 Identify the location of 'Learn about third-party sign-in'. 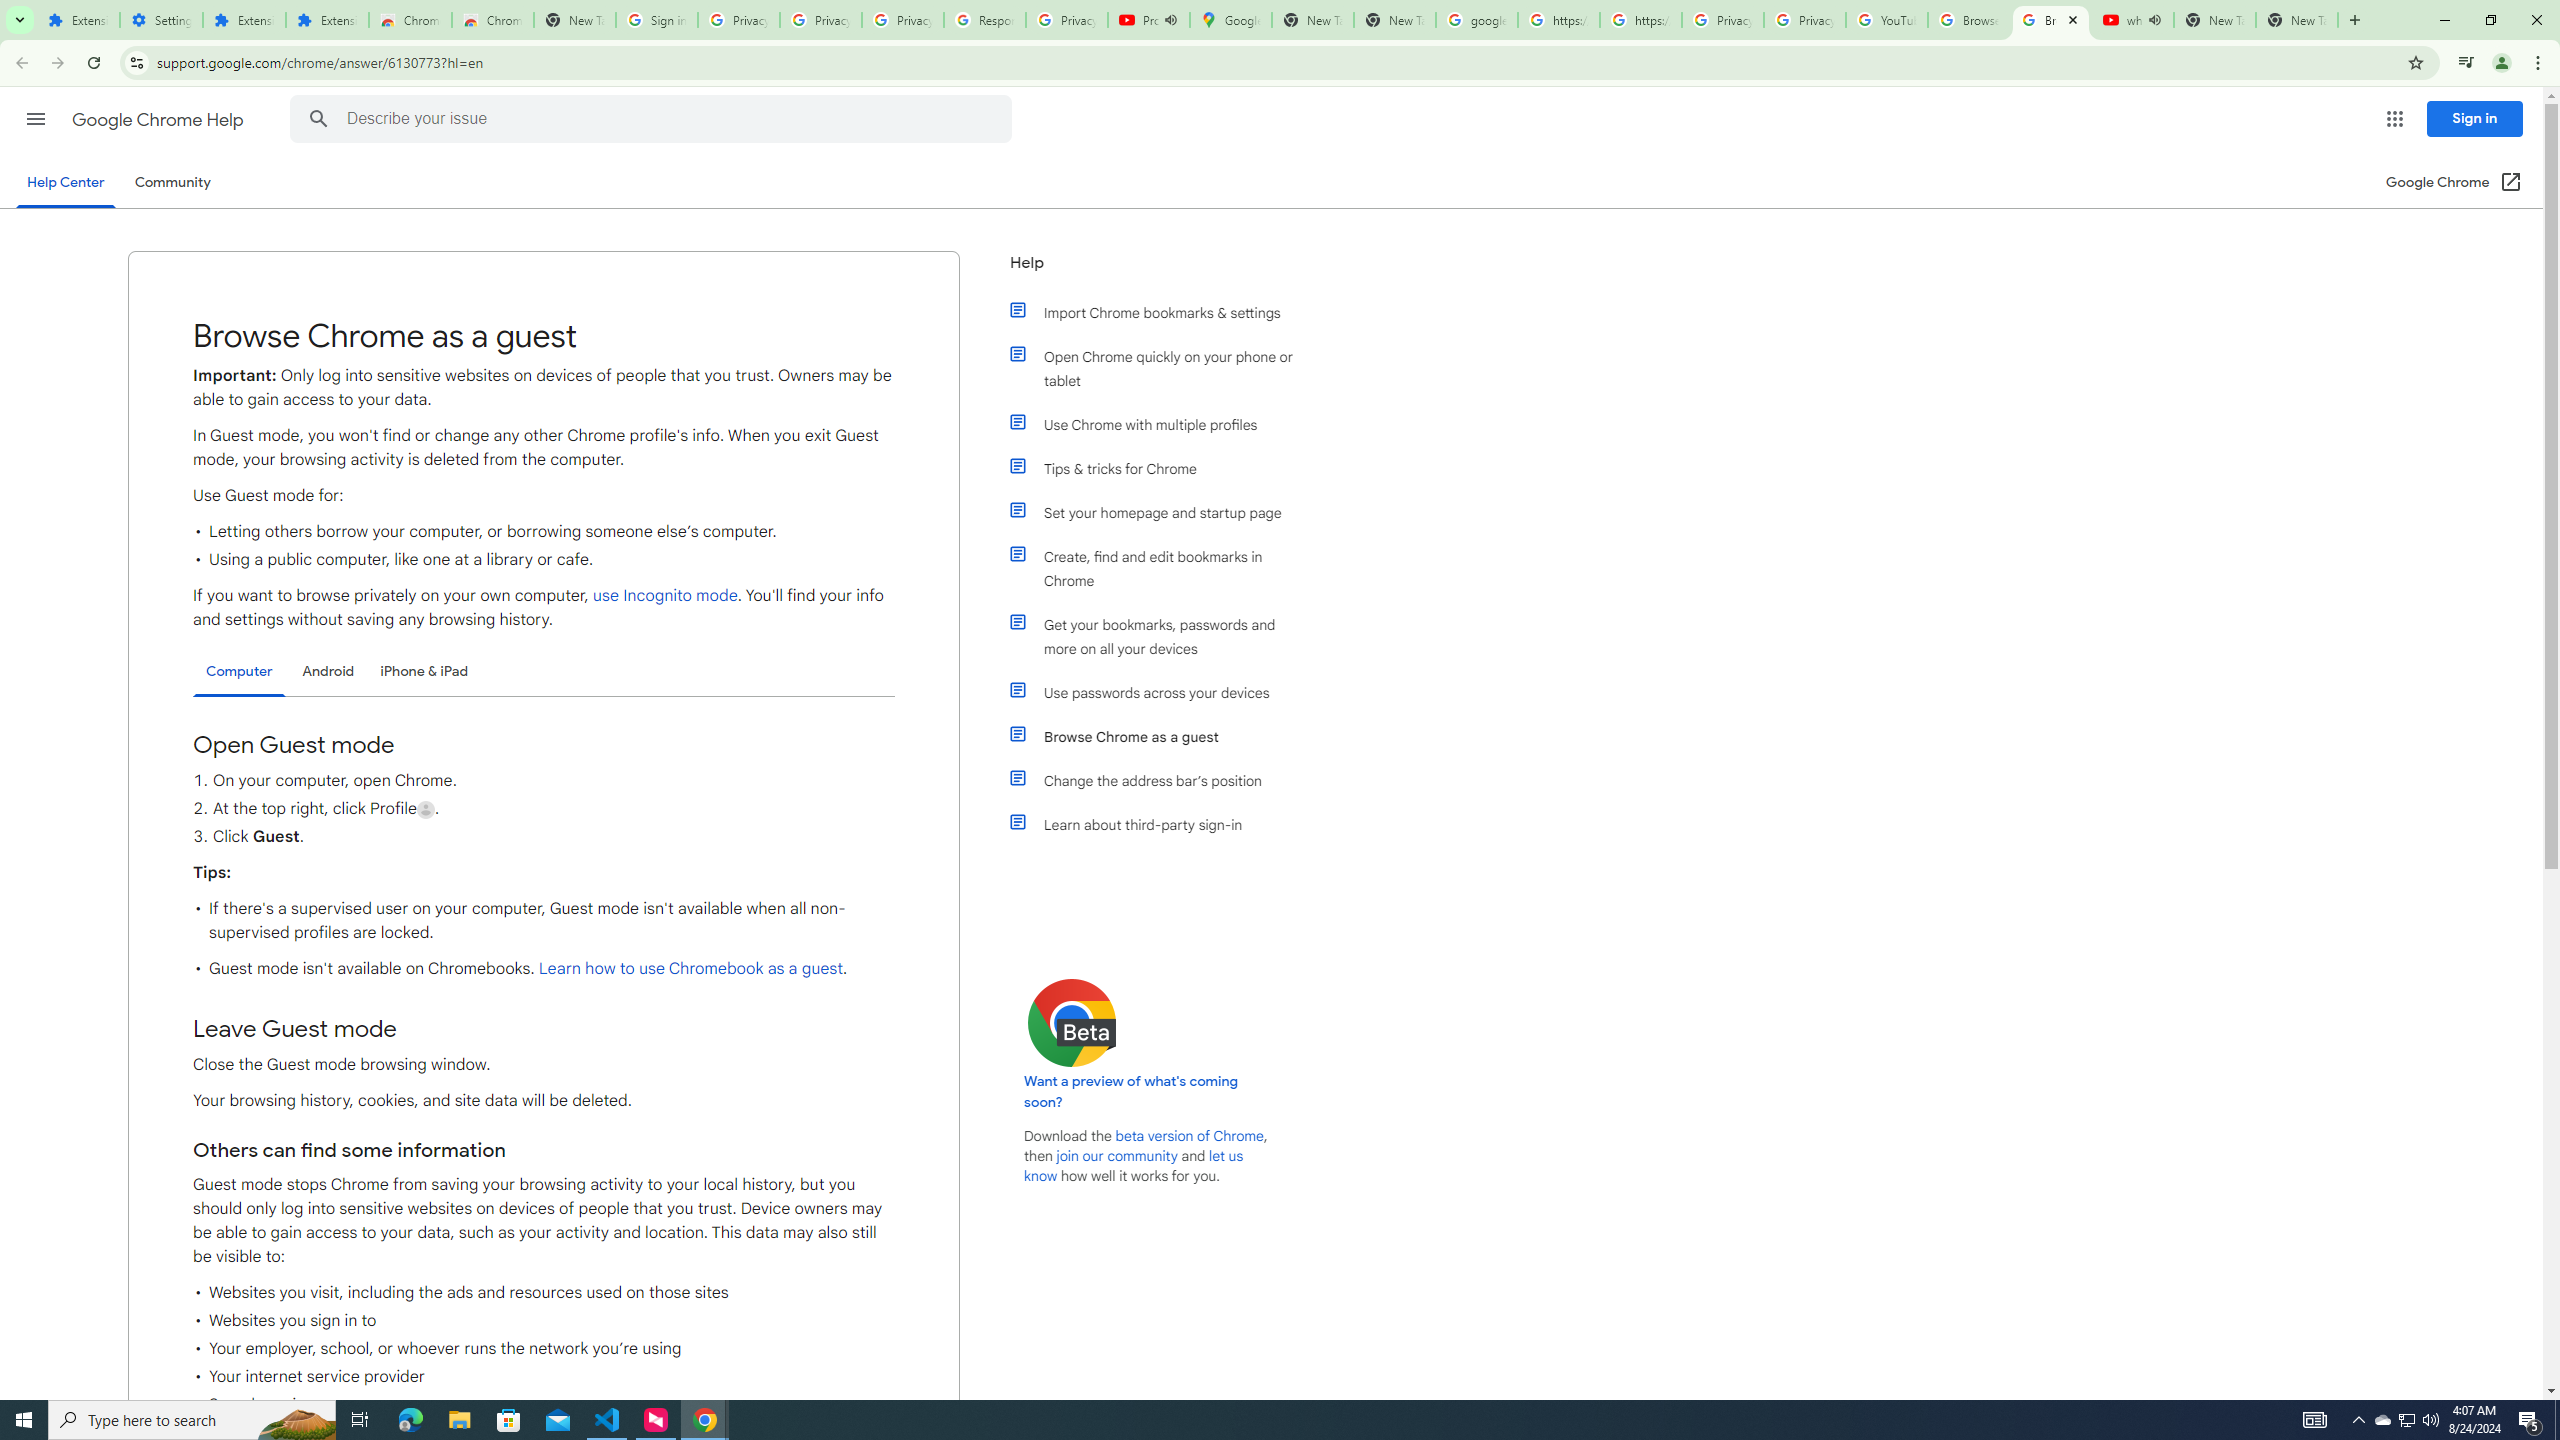
(1162, 824).